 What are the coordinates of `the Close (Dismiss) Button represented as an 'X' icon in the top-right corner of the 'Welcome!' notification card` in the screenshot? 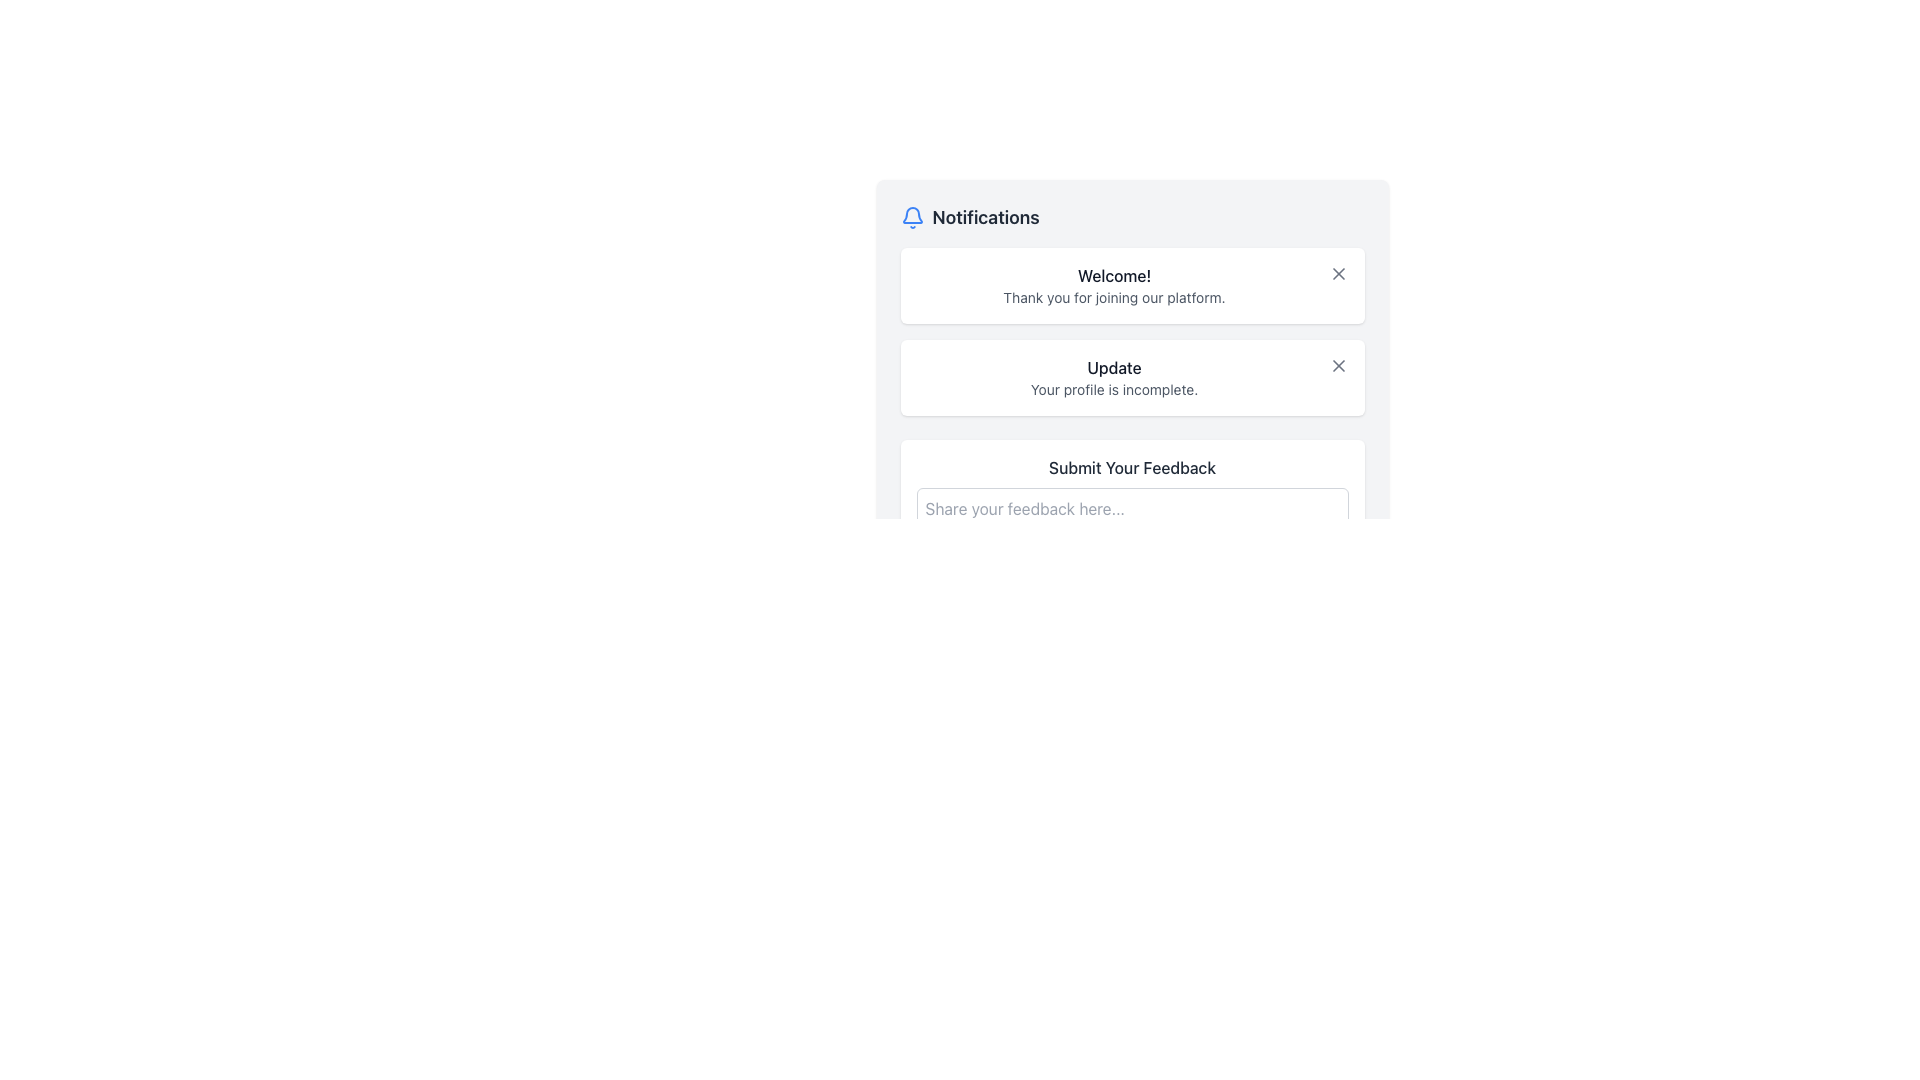 It's located at (1338, 273).